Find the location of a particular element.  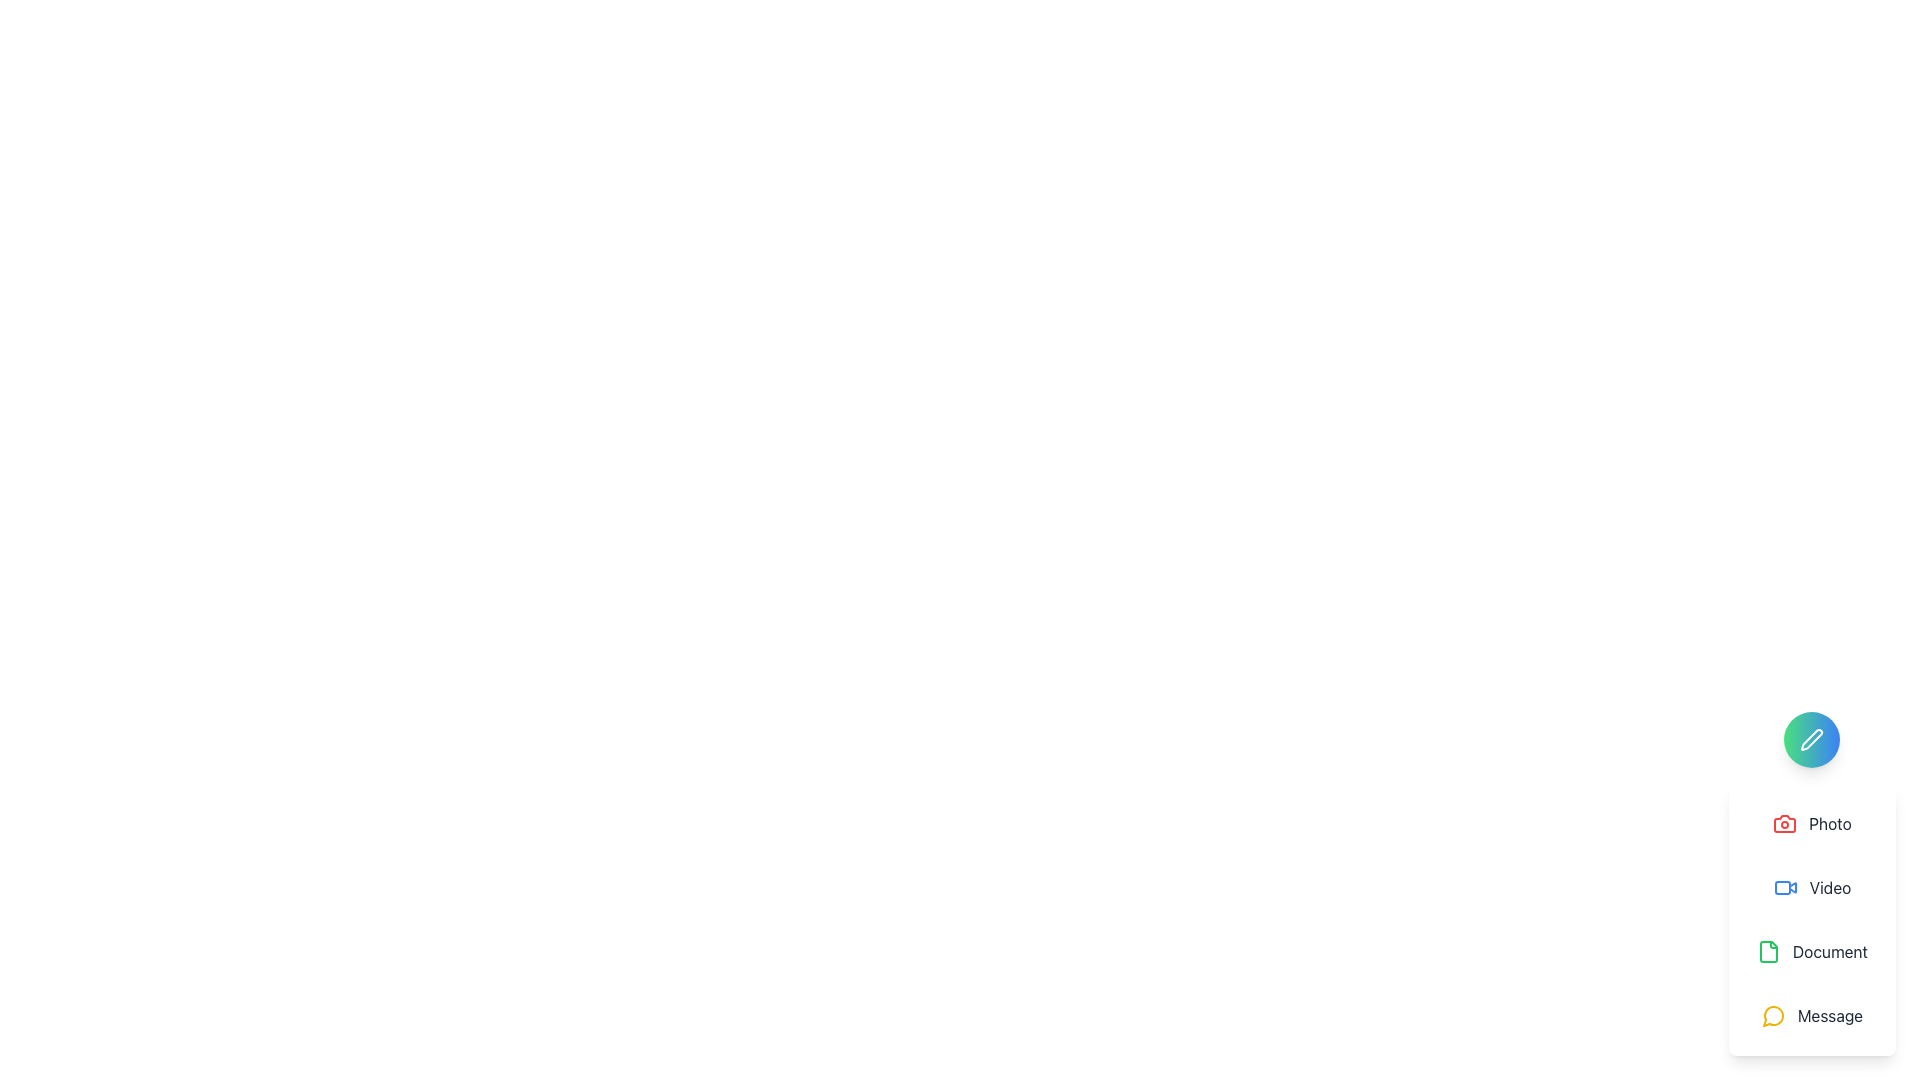

the 'Document' icon, which is the third item in the vertical menu list located between 'Video' and 'Message' is located at coordinates (1768, 951).